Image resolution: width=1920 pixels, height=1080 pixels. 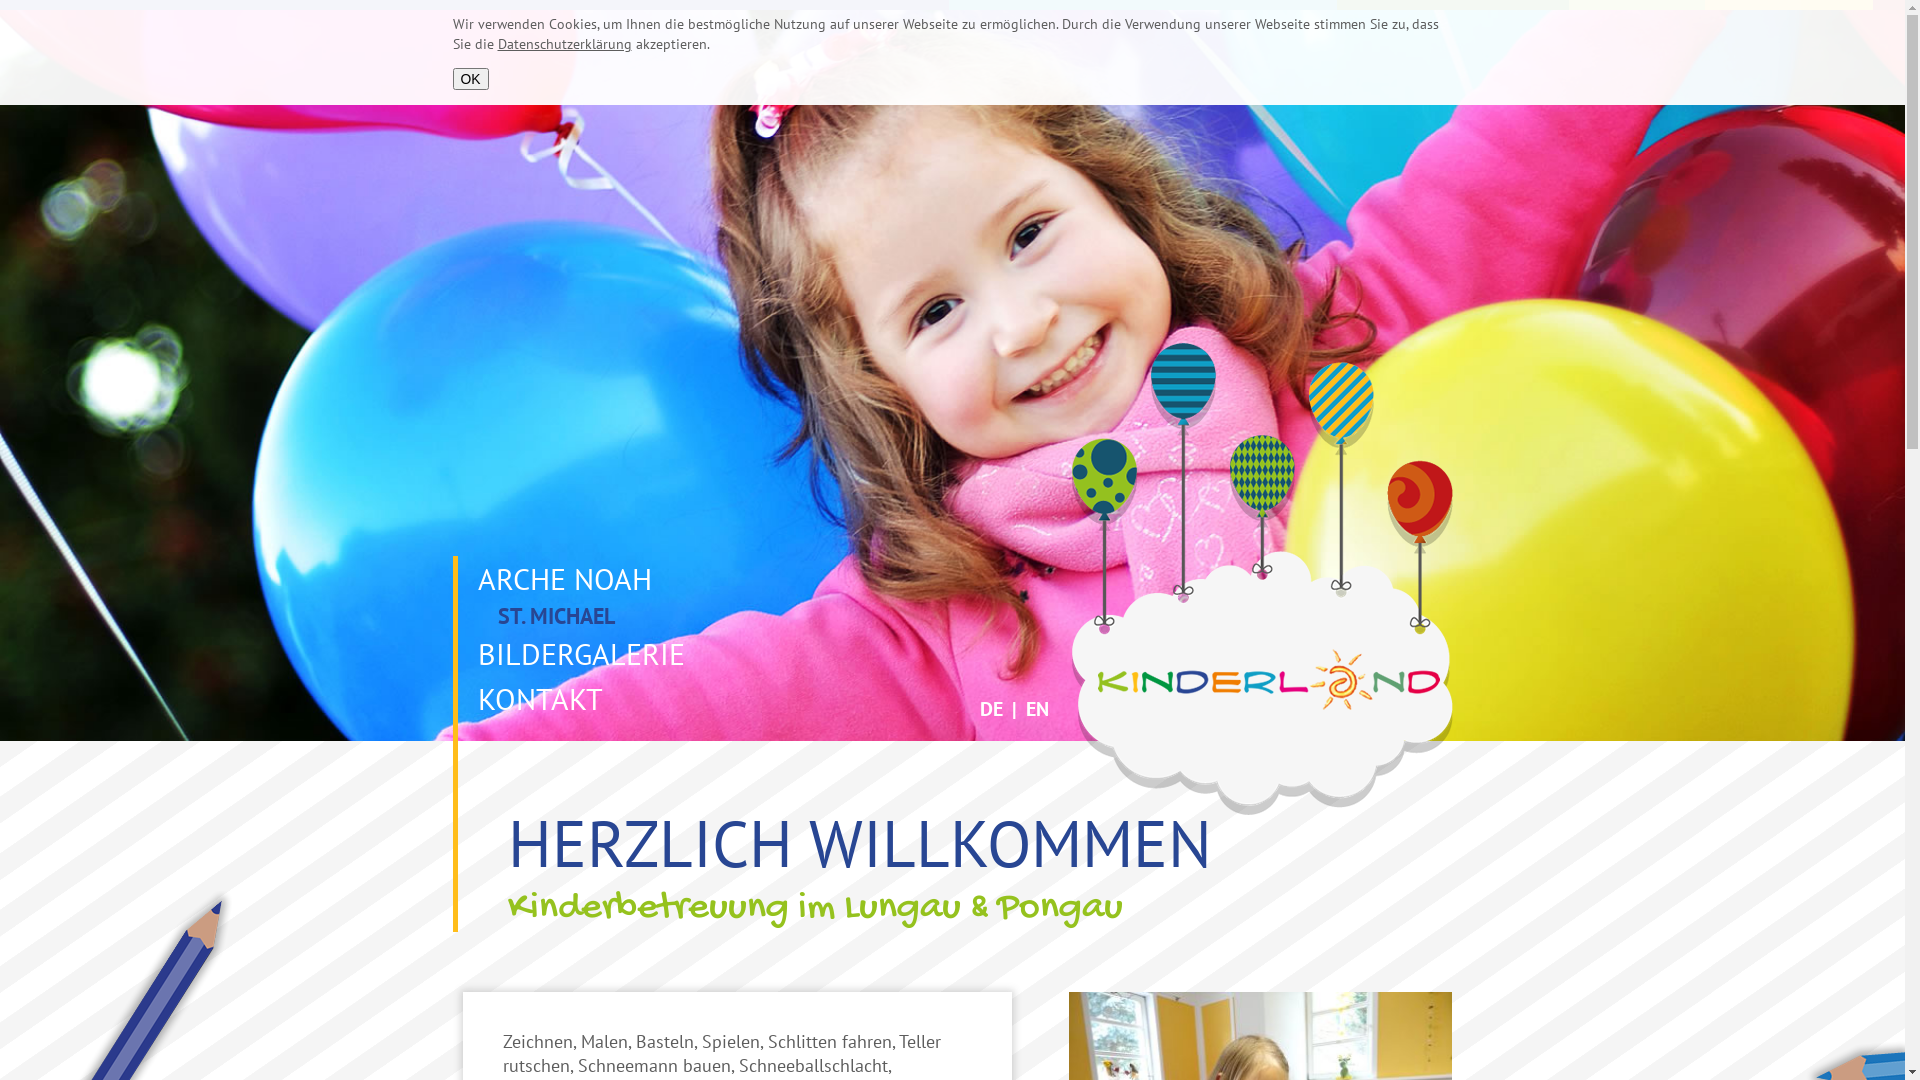 What do you see at coordinates (469, 77) in the screenshot?
I see `'OK'` at bounding box center [469, 77].